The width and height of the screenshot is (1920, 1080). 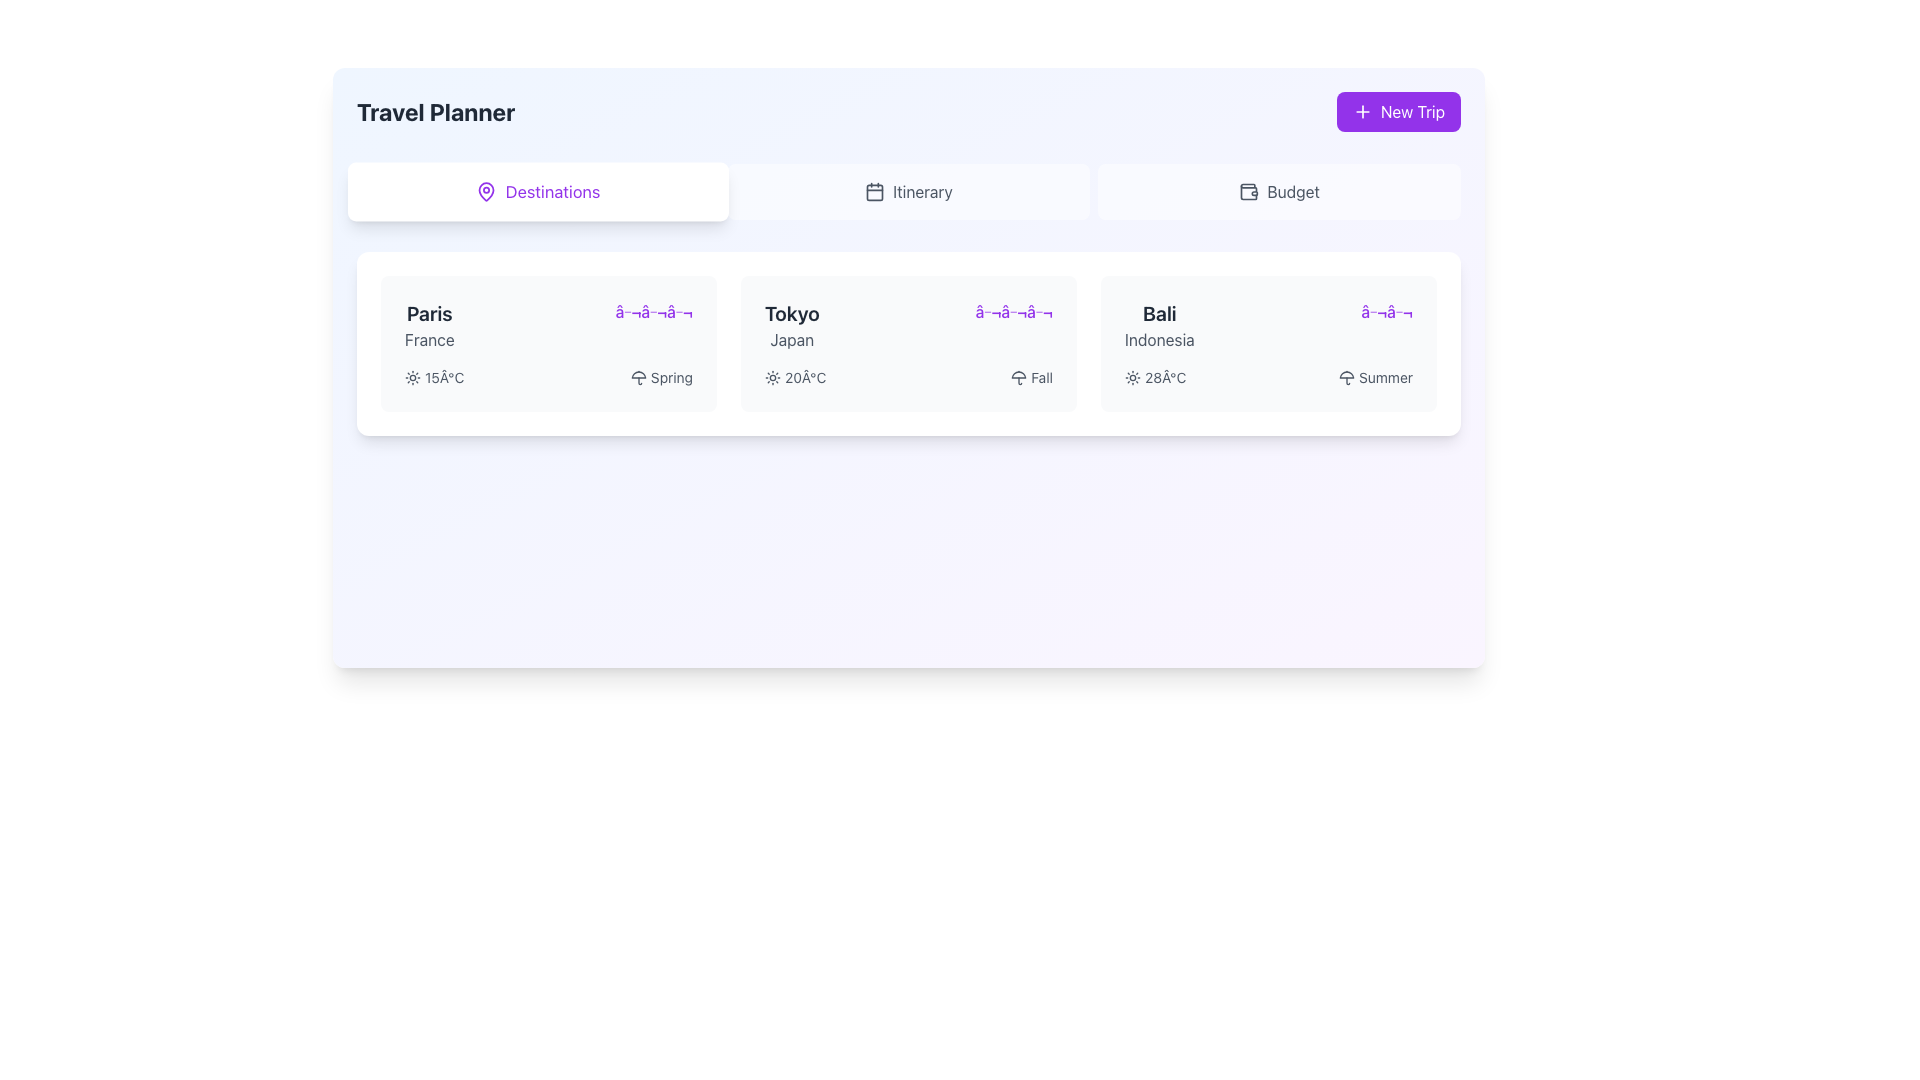 What do you see at coordinates (1375, 378) in the screenshot?
I see `the information presented in the 'Summer' informational label with an umbrella icon located in the third card of the bottom row in the 'Bali' section` at bounding box center [1375, 378].